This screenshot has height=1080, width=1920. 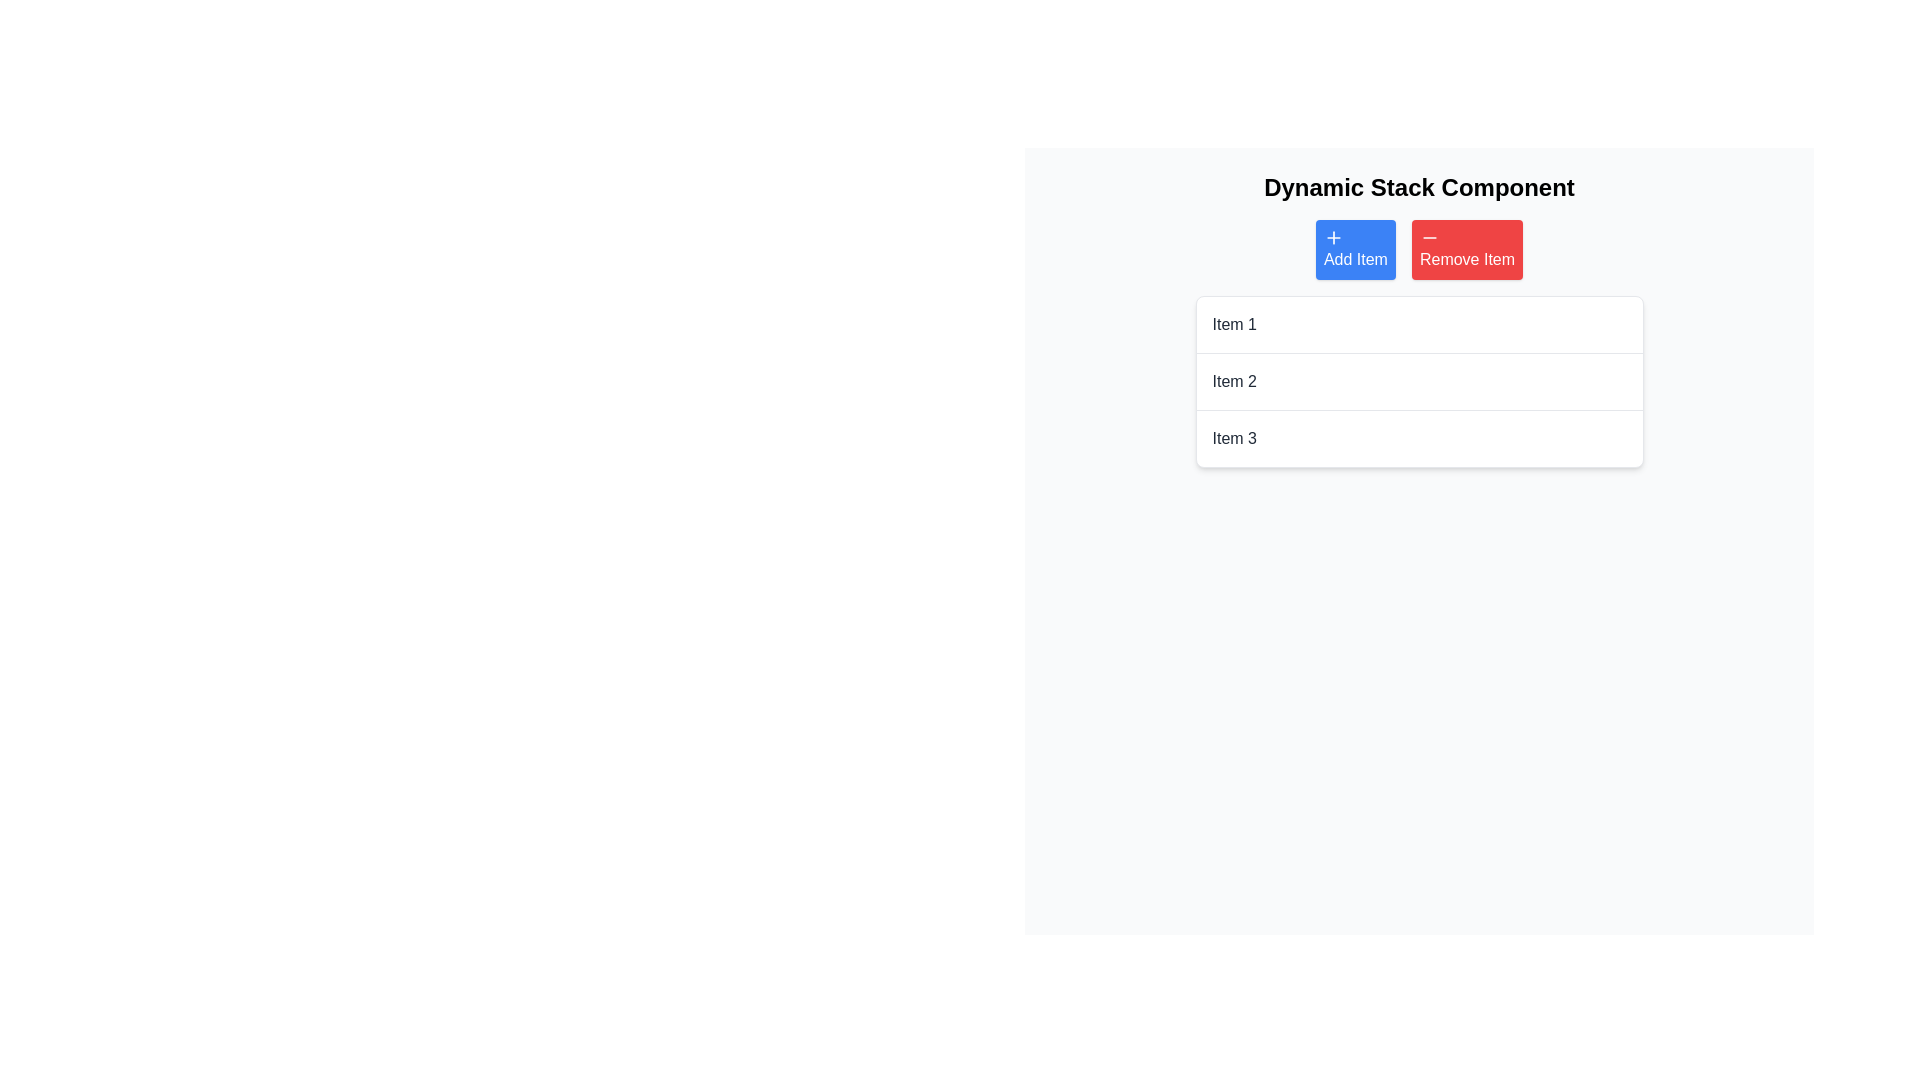 I want to click on the Static Text element displaying 'Item 1' in gray, located in the first row of a vertical list of items, so click(x=1233, y=323).